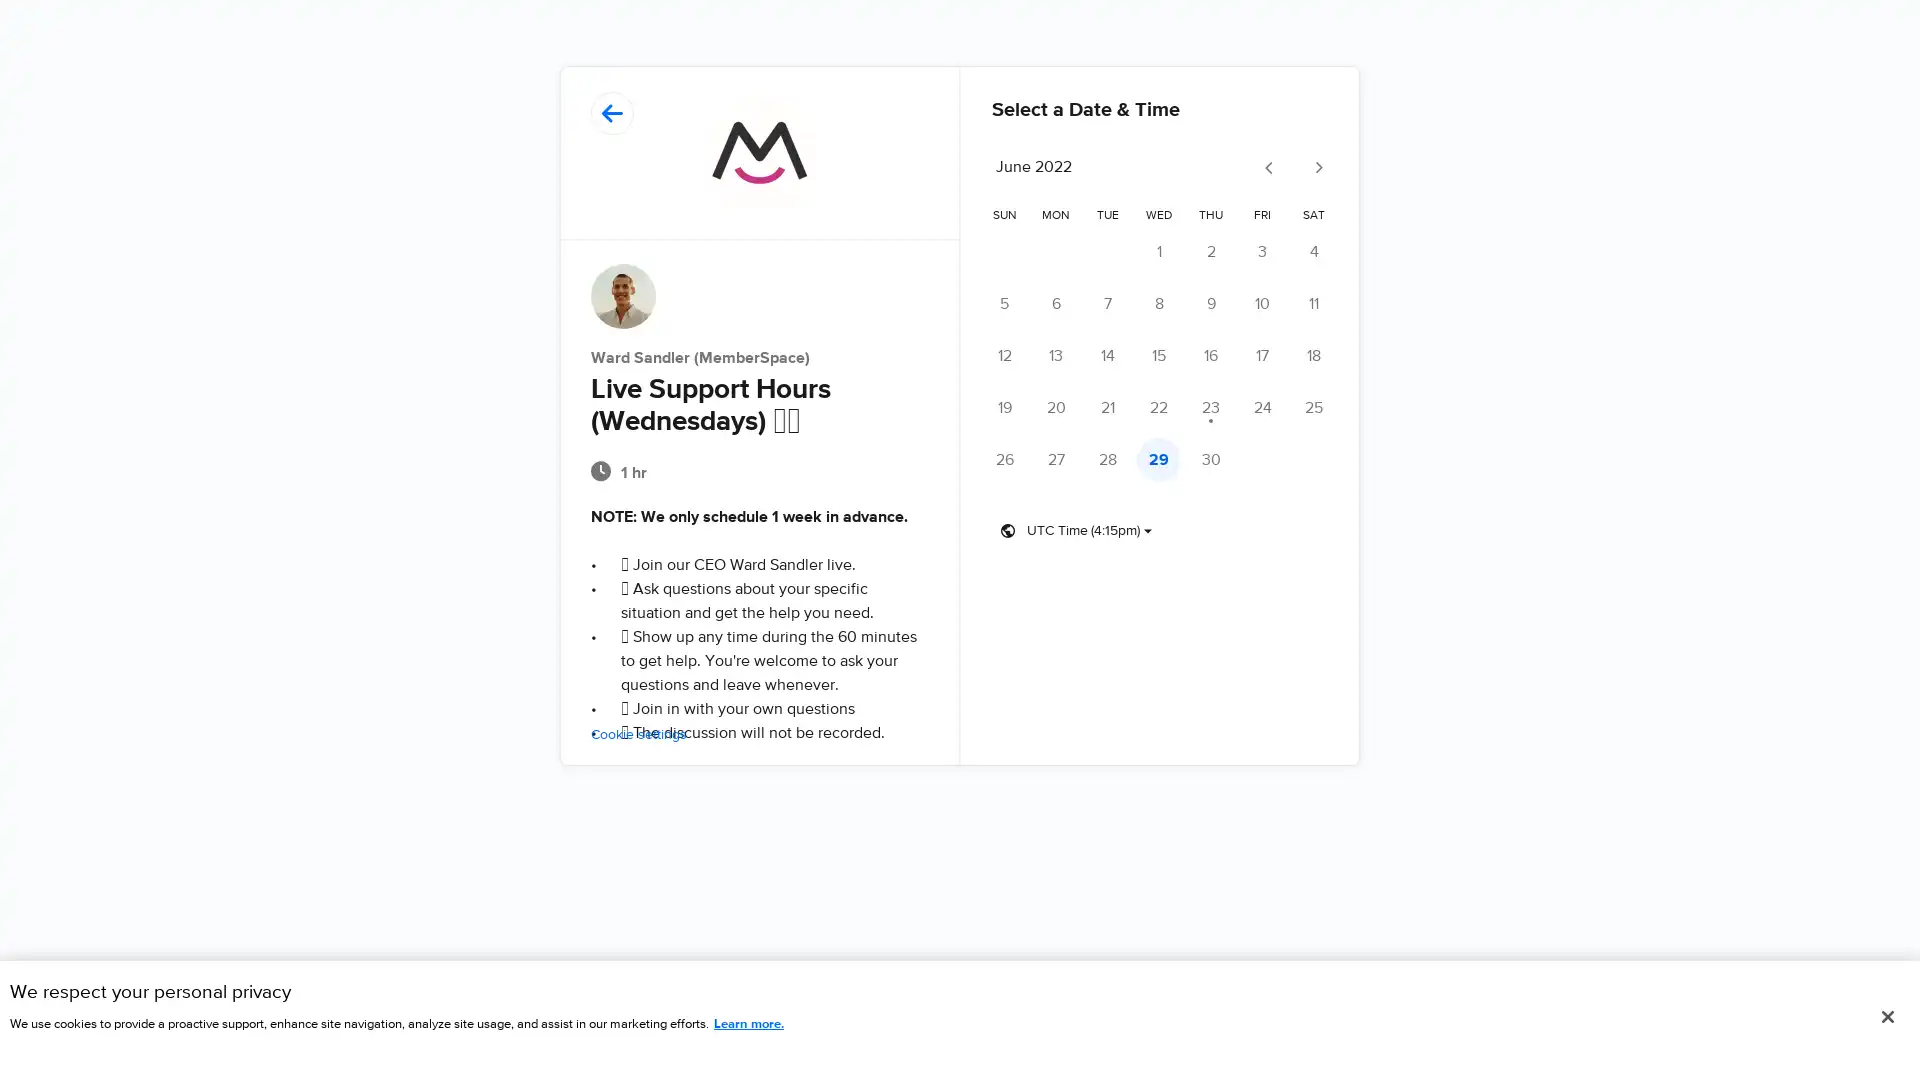 The height and width of the screenshot is (1080, 1920). Describe the element at coordinates (1003, 304) in the screenshot. I see `Sunday, June 5 - No times available` at that location.